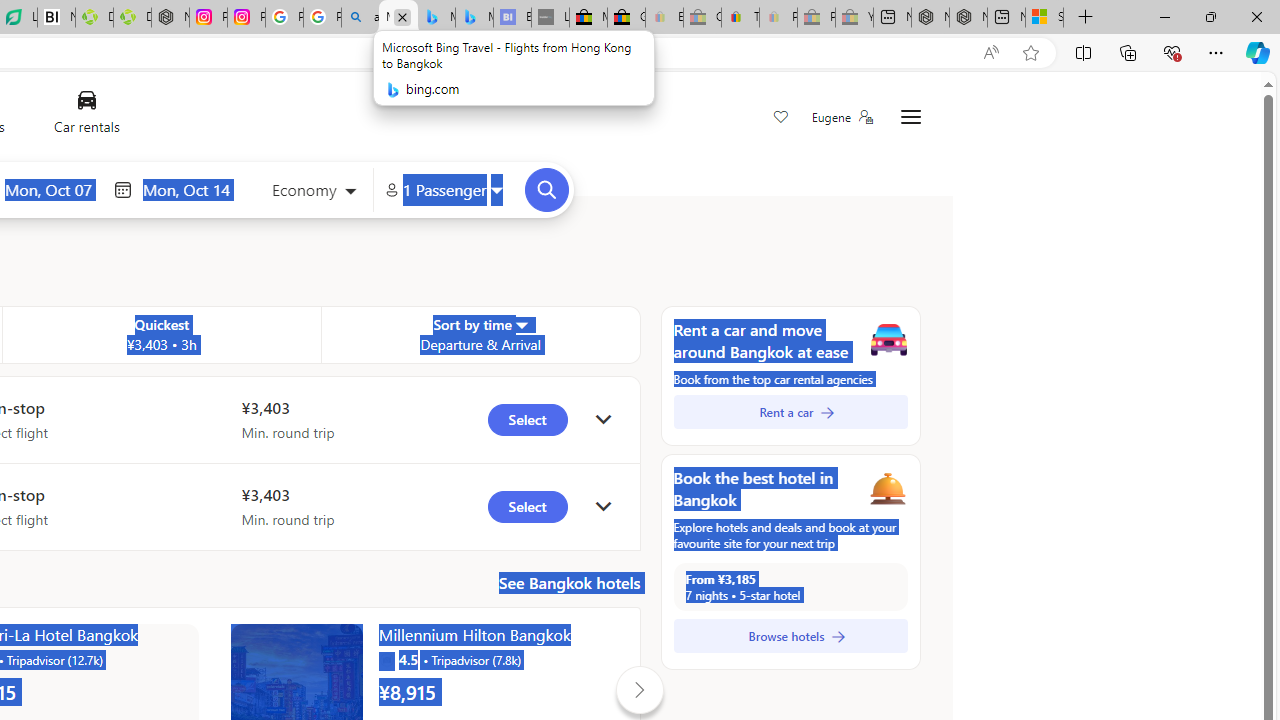 The height and width of the screenshot is (720, 1280). I want to click on 'Rent a car', so click(789, 411).